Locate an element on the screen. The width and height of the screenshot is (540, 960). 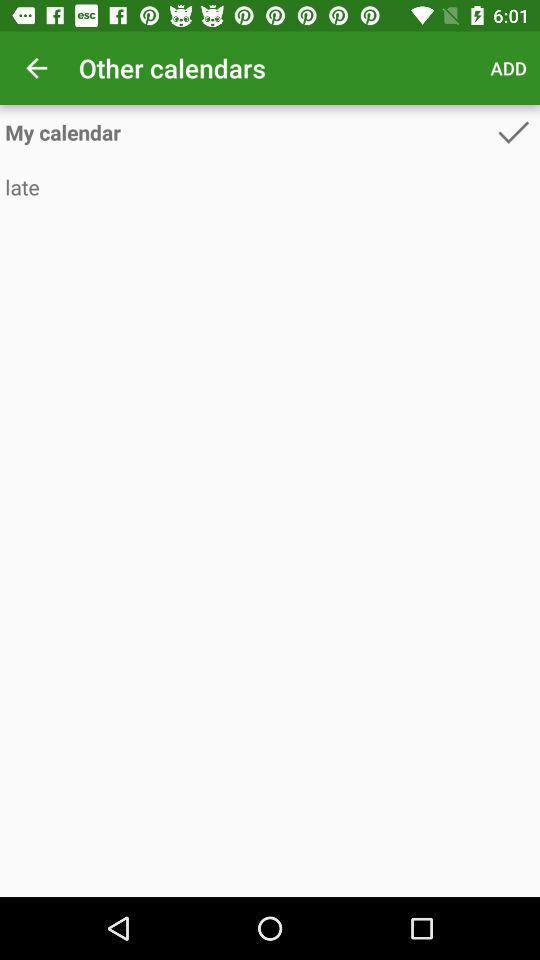
the icon to the left of other calendars app is located at coordinates (36, 68).